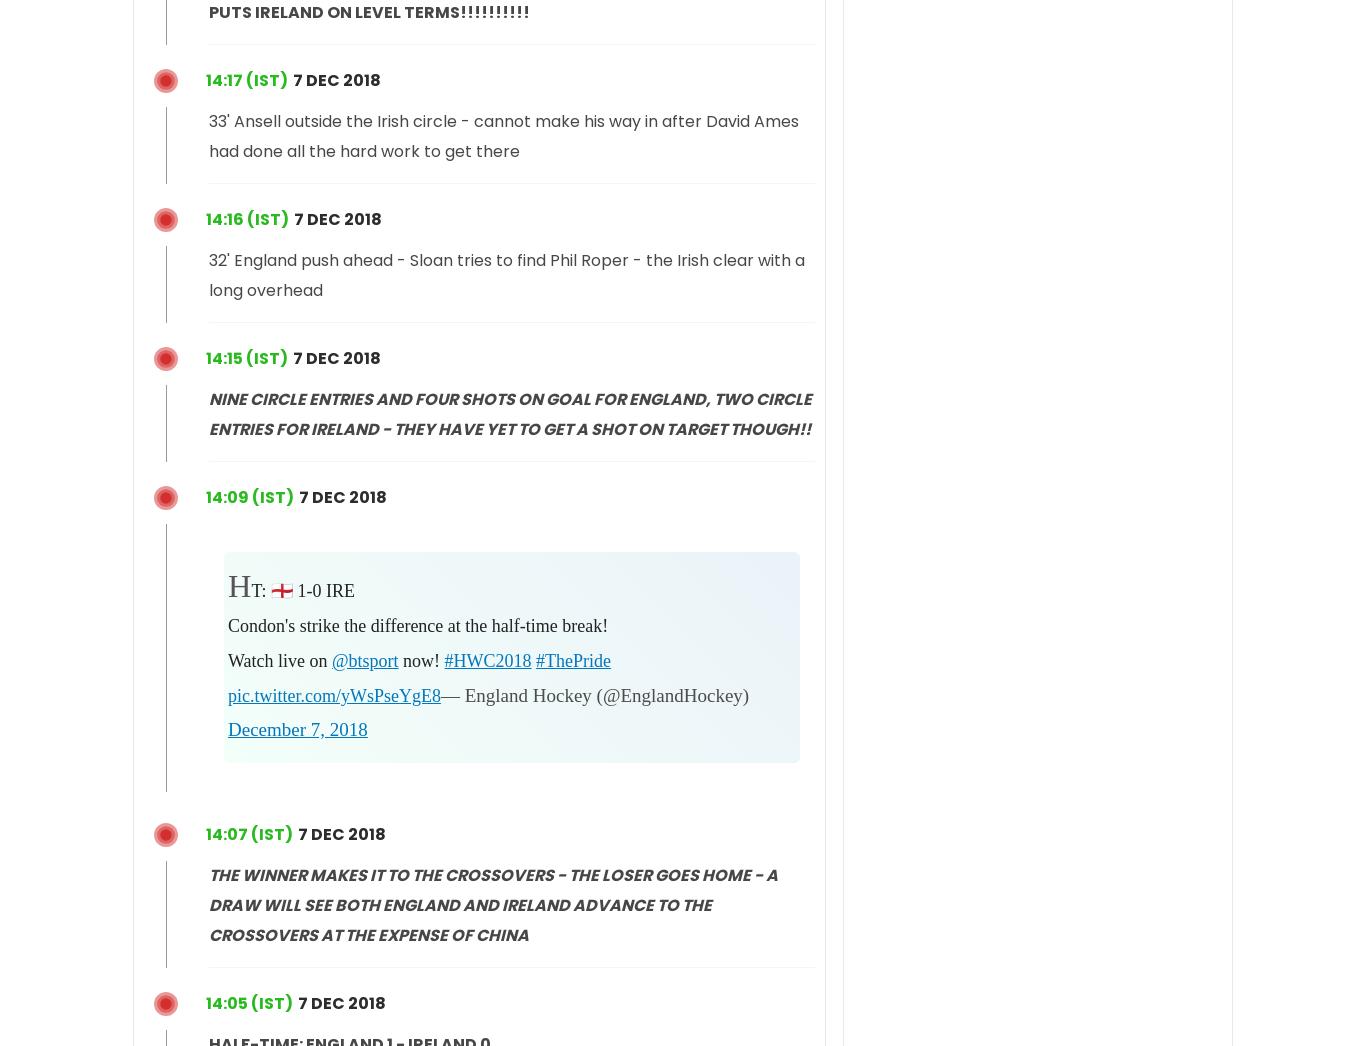  What do you see at coordinates (363, 659) in the screenshot?
I see `'@btsport'` at bounding box center [363, 659].